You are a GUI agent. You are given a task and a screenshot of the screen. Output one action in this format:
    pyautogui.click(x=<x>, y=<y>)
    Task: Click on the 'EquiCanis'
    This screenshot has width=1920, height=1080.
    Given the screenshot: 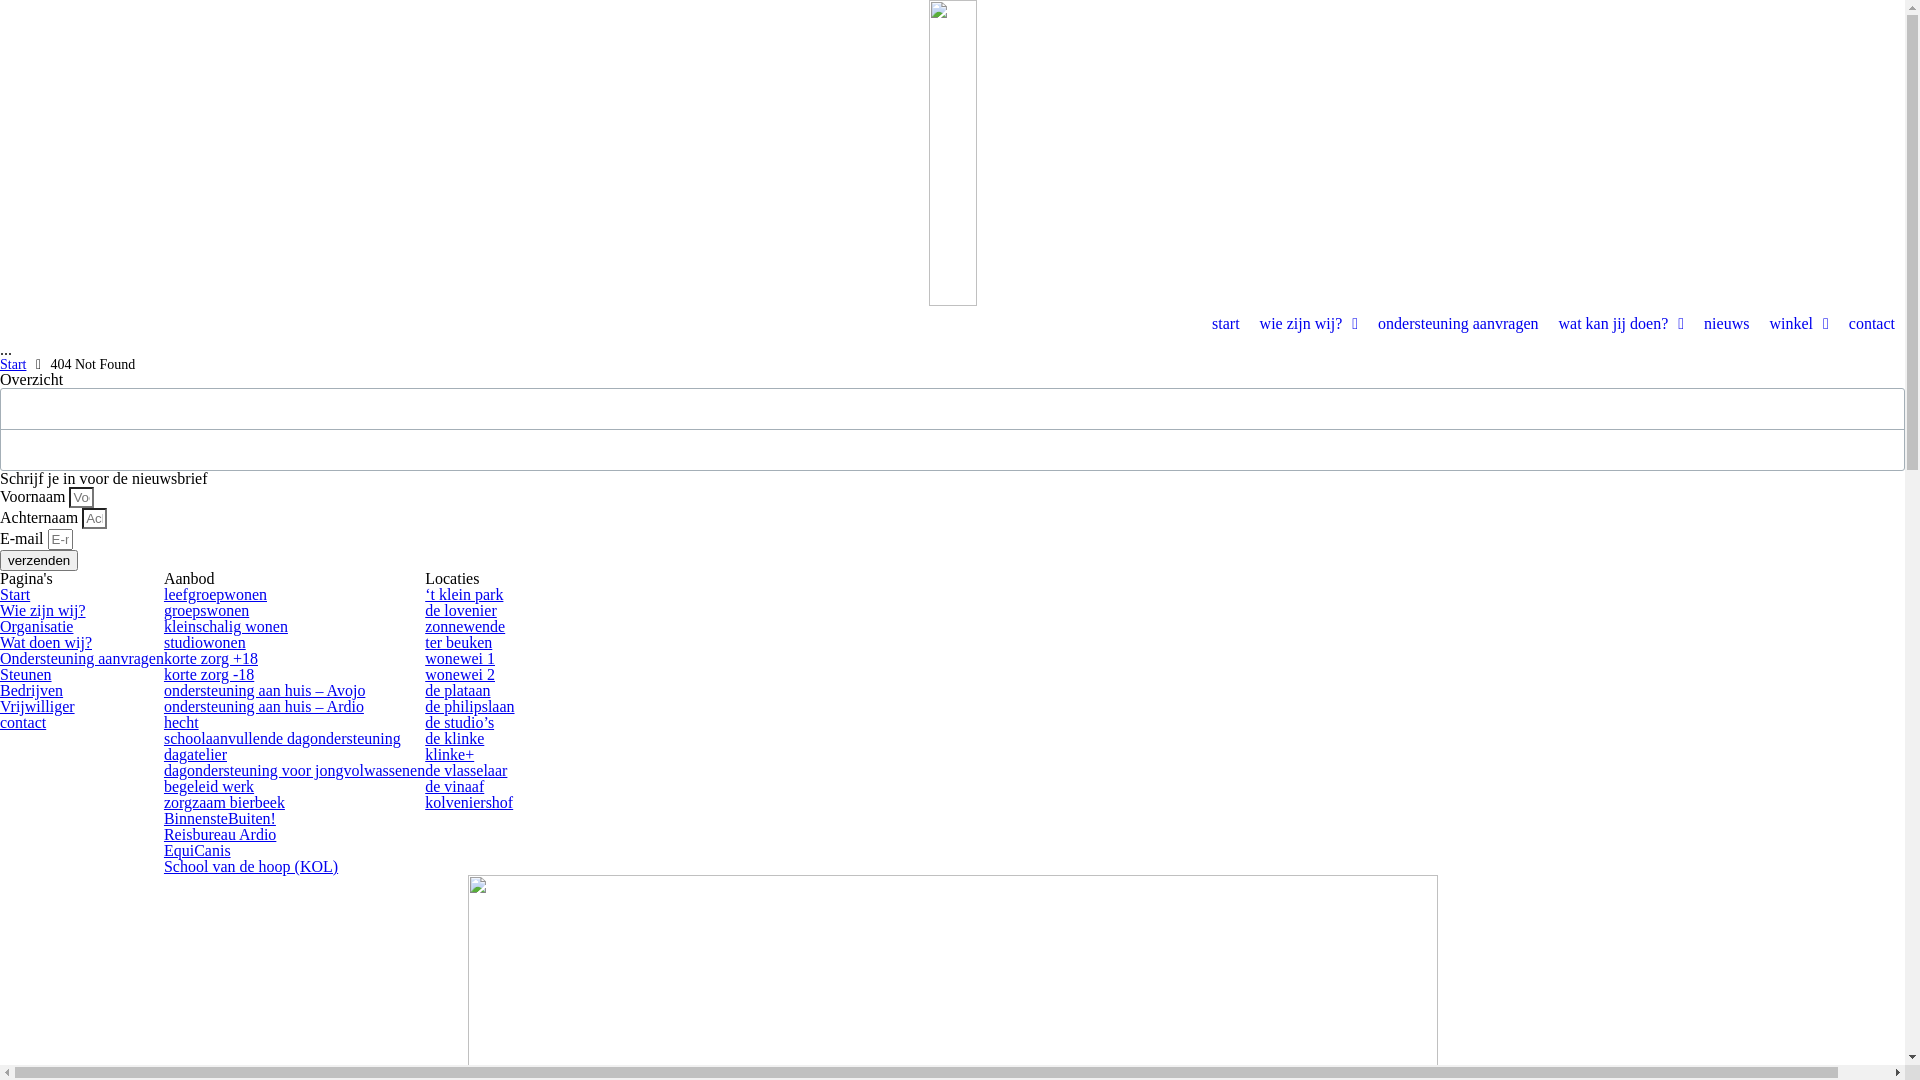 What is the action you would take?
    pyautogui.click(x=197, y=850)
    